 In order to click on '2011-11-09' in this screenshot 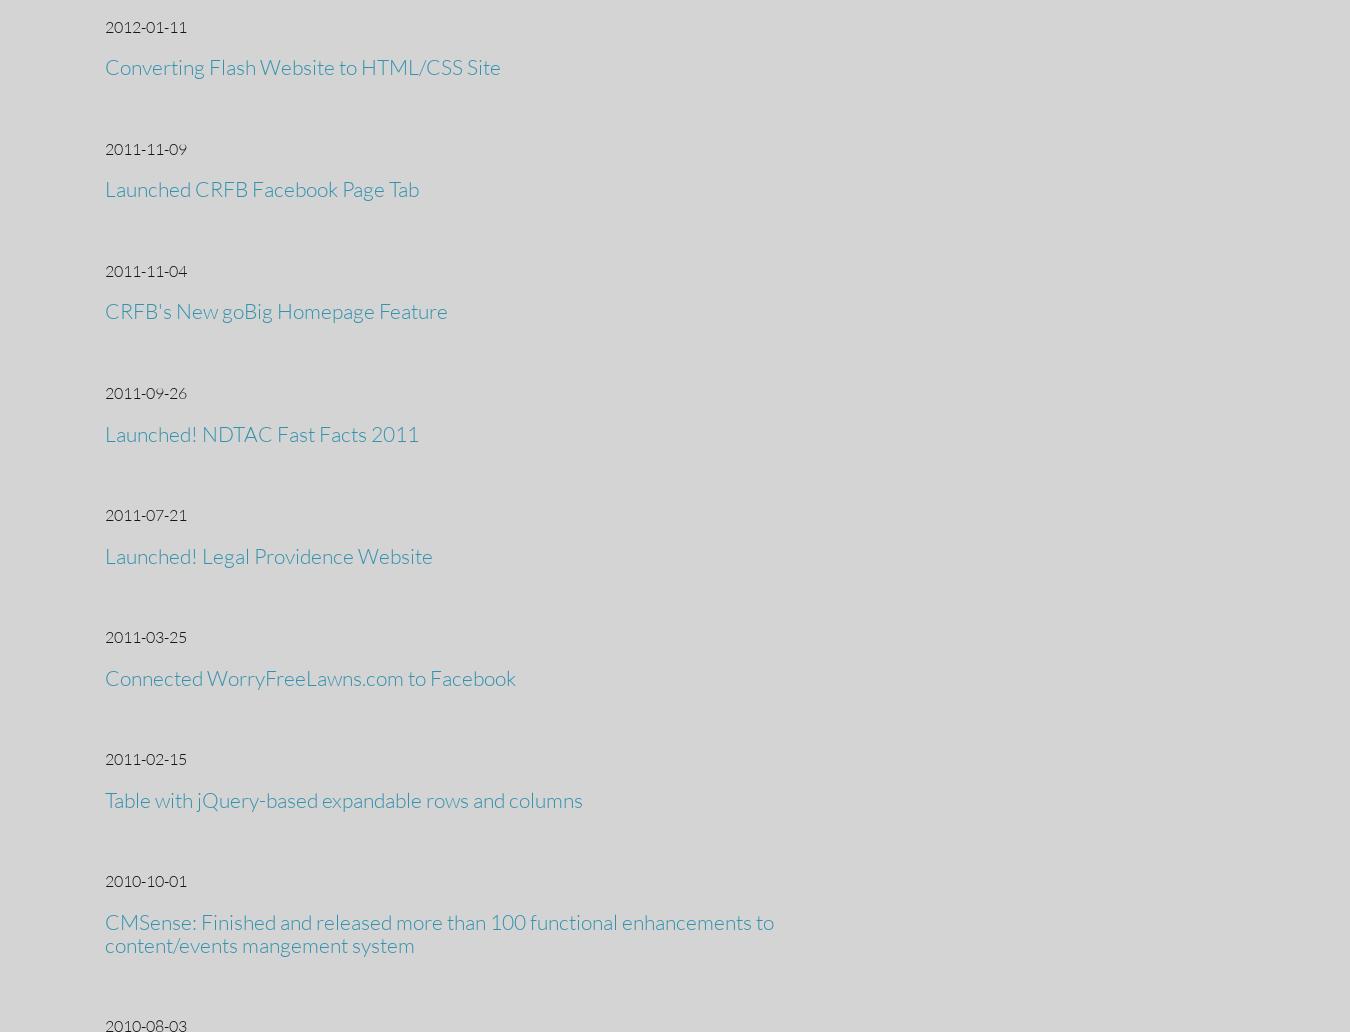, I will do `click(145, 146)`.